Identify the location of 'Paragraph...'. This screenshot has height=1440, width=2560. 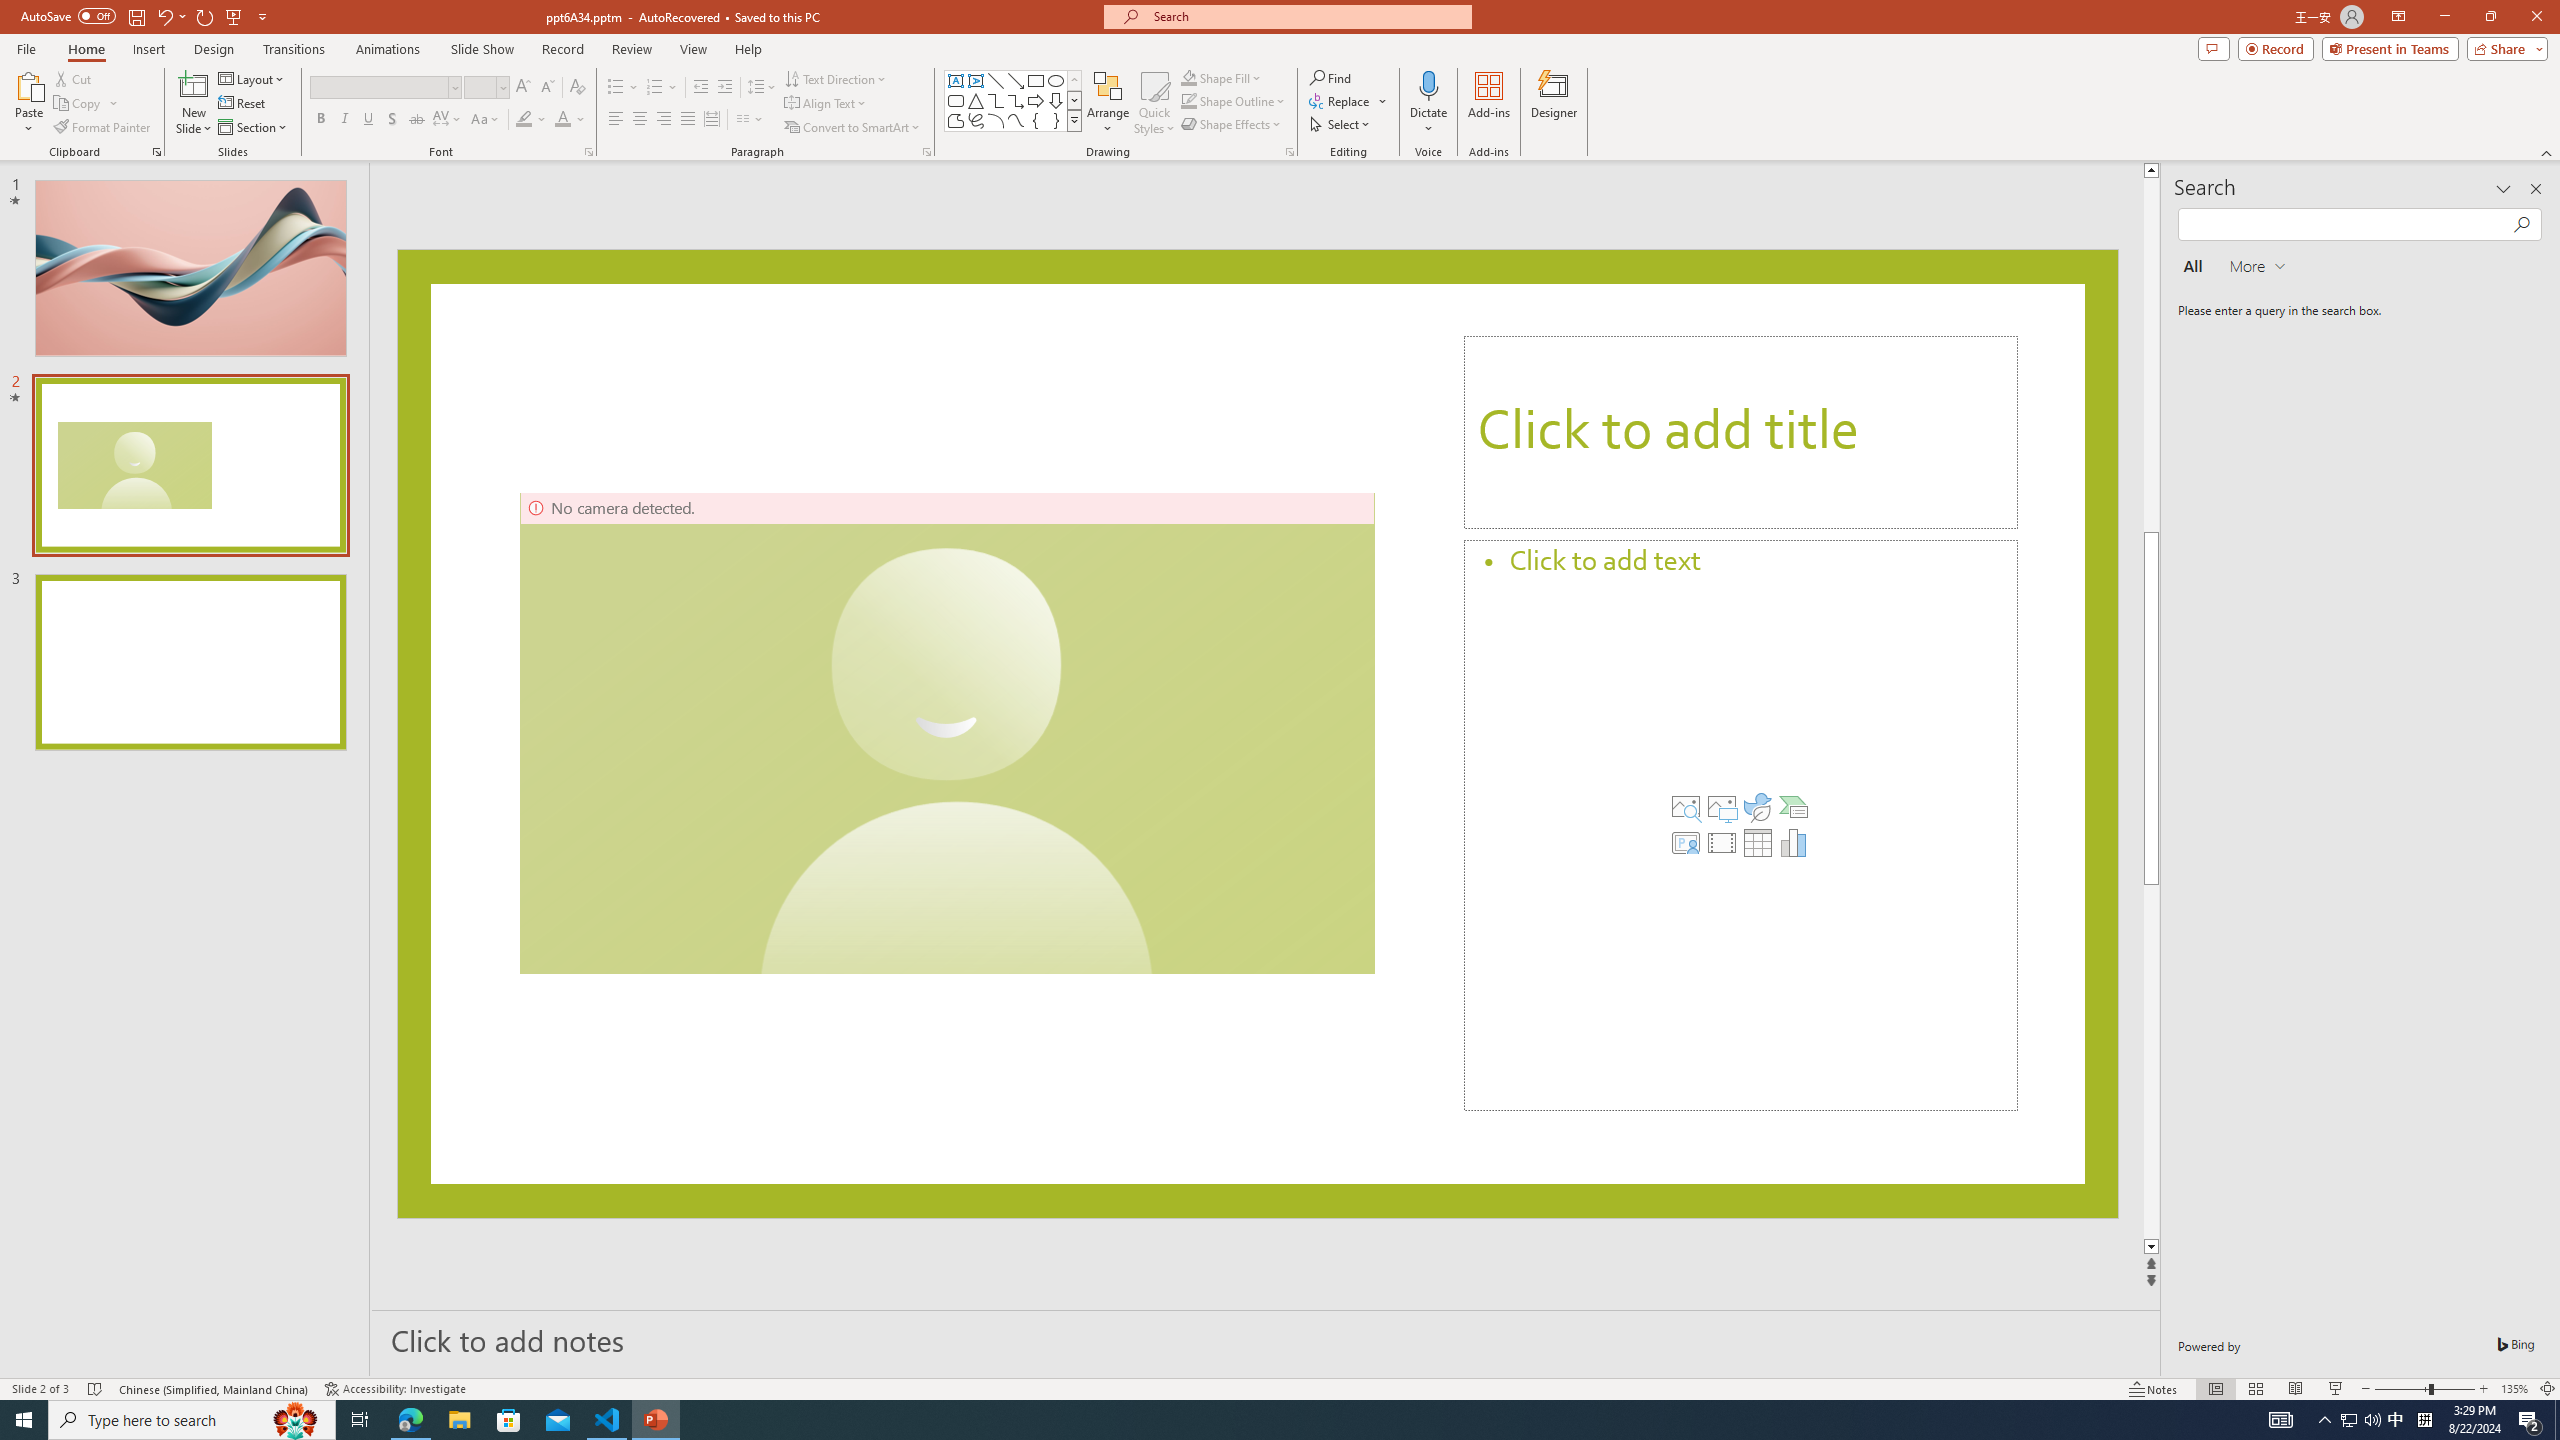
(925, 150).